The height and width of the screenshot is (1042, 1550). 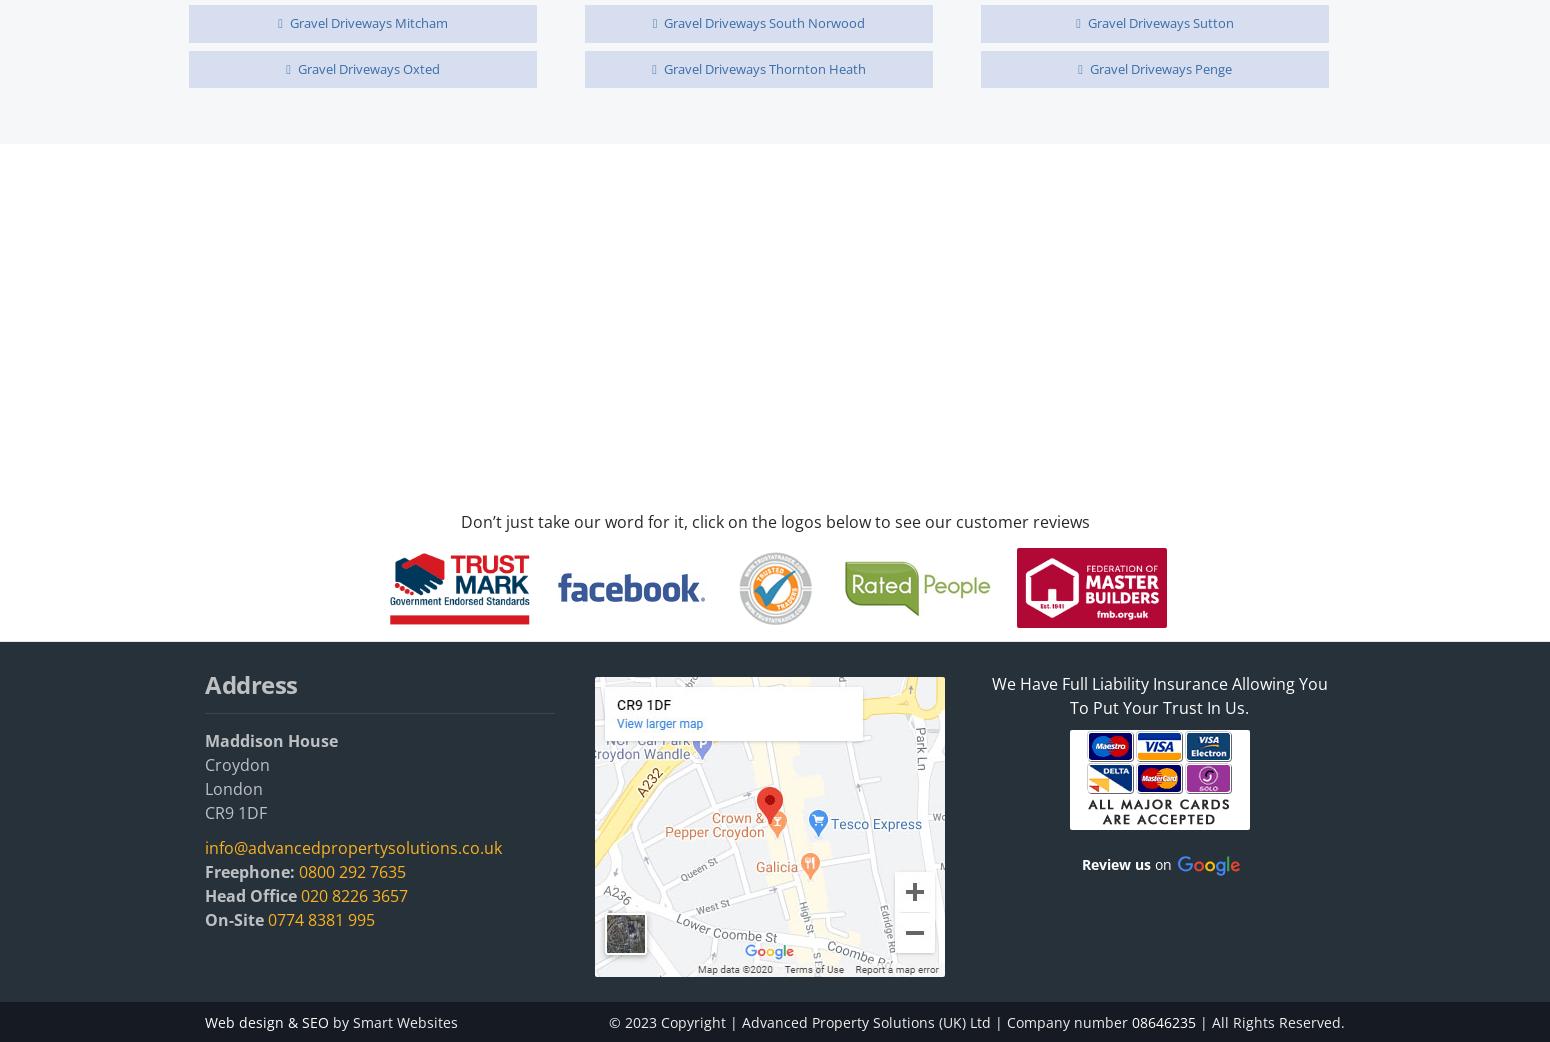 What do you see at coordinates (1160, 864) in the screenshot?
I see `'on'` at bounding box center [1160, 864].